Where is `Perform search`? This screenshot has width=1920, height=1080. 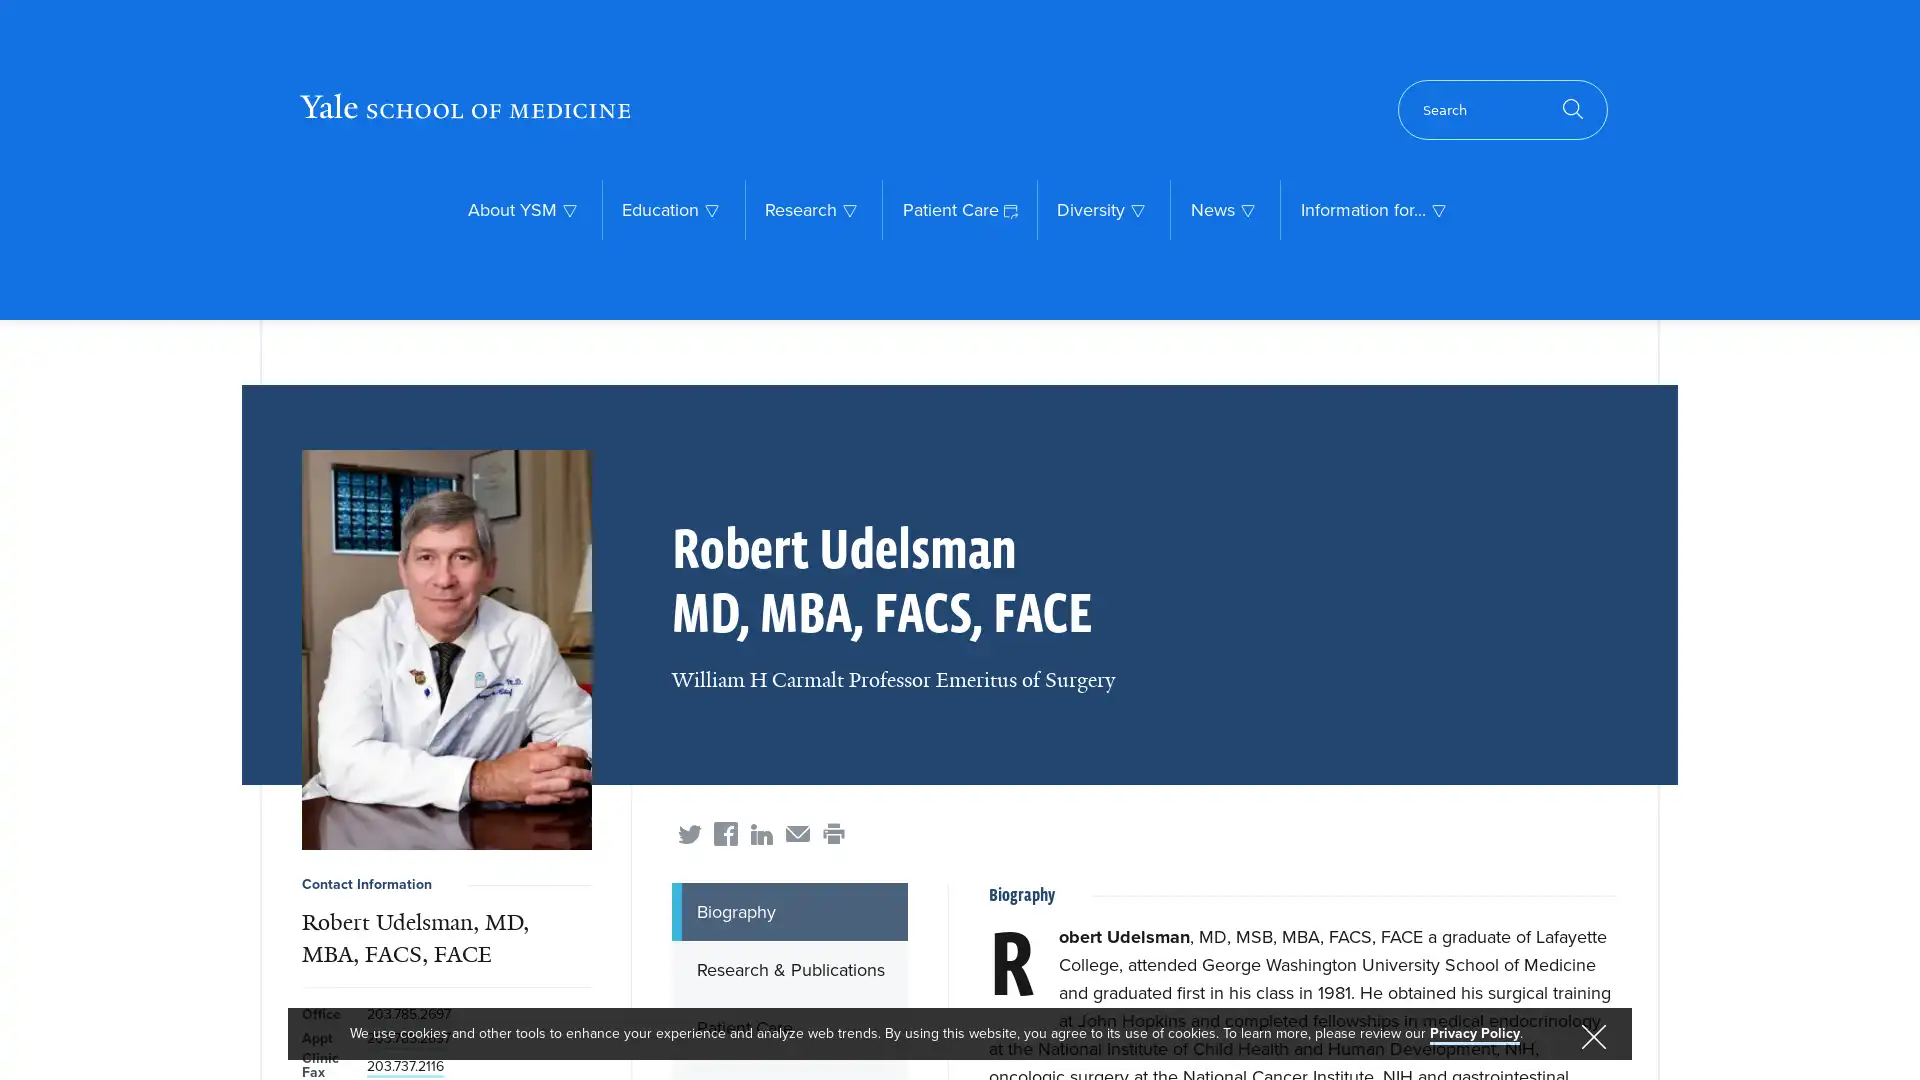
Perform search is located at coordinates (1502, 109).